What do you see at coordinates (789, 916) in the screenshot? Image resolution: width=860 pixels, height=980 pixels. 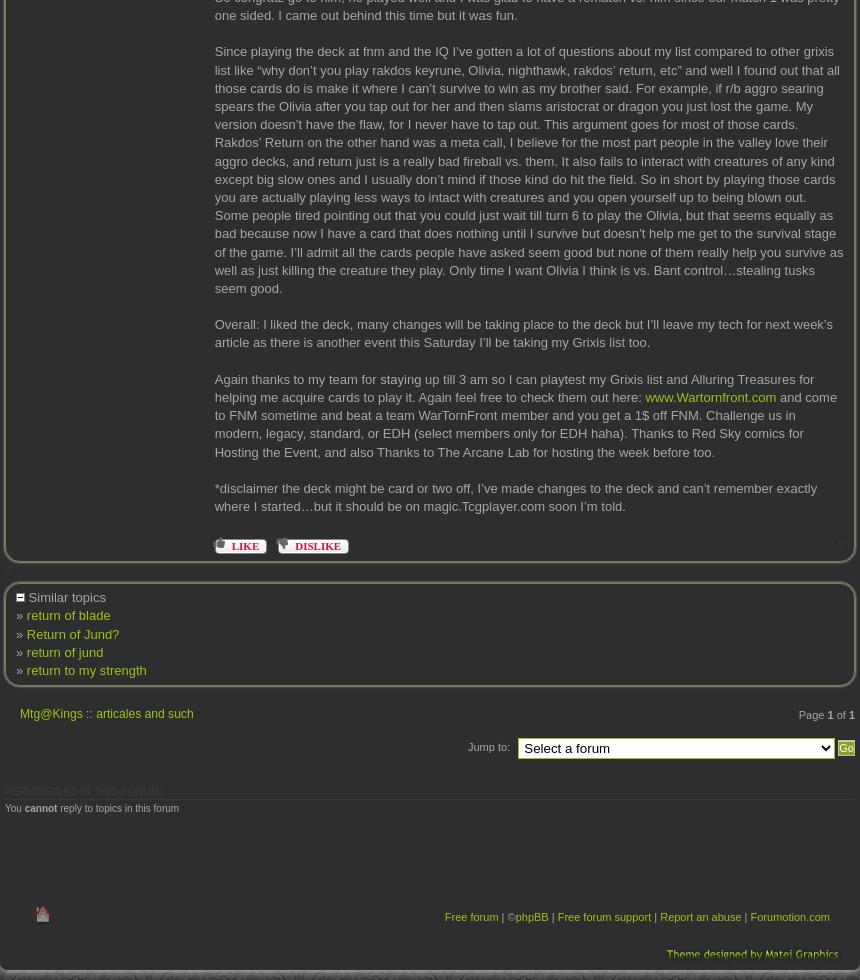 I see `'Forumotion.com'` at bounding box center [789, 916].